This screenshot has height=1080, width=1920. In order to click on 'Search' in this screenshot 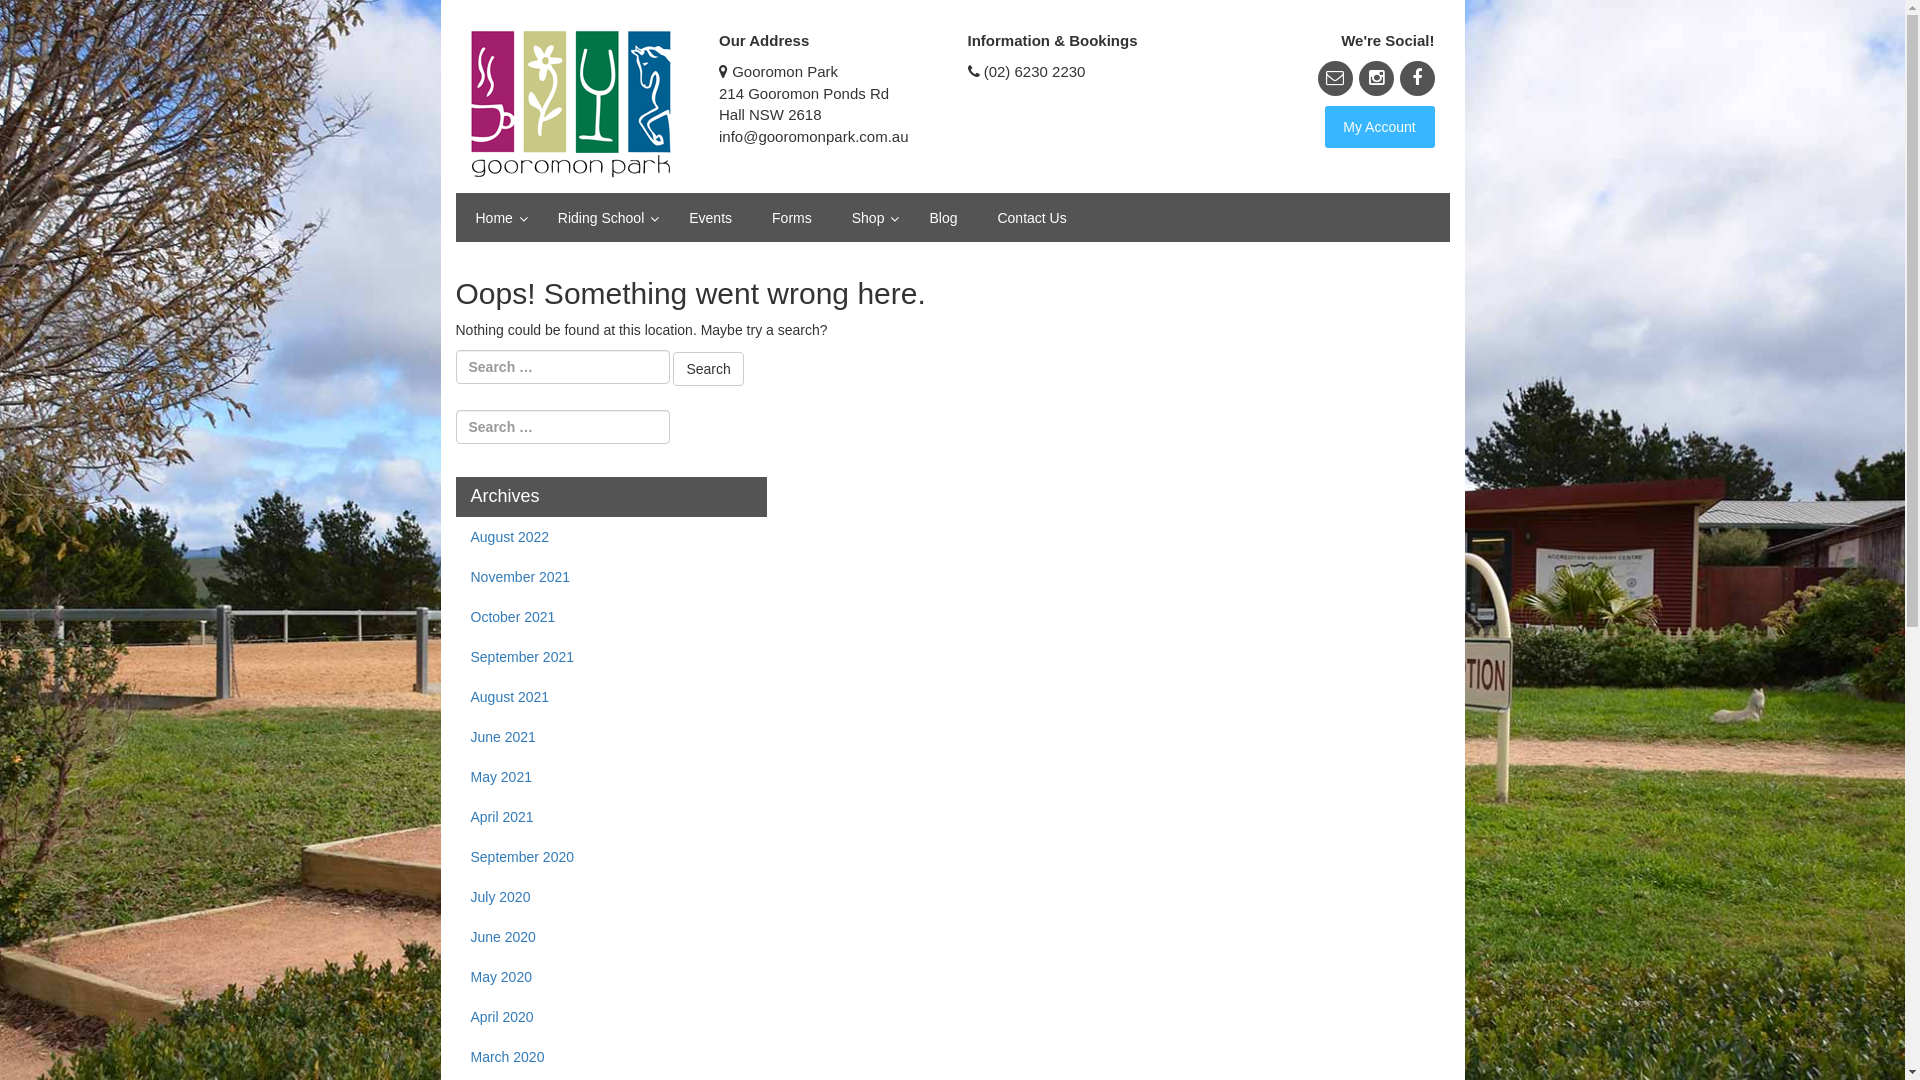, I will do `click(708, 369)`.